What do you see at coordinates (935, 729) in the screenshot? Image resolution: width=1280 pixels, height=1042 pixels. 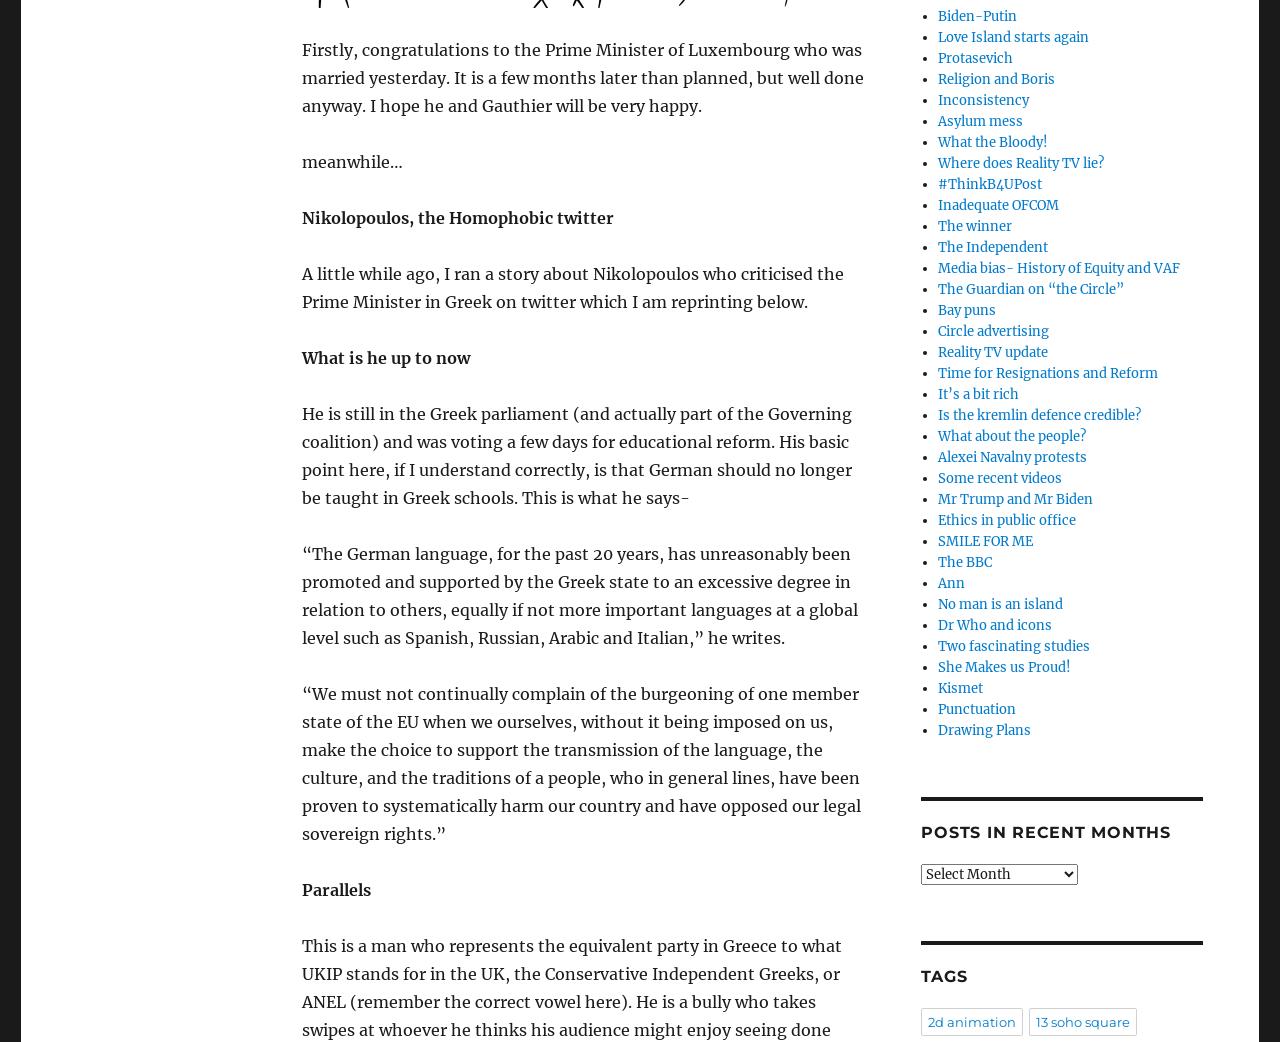 I see `'Drawing Plans'` at bounding box center [935, 729].